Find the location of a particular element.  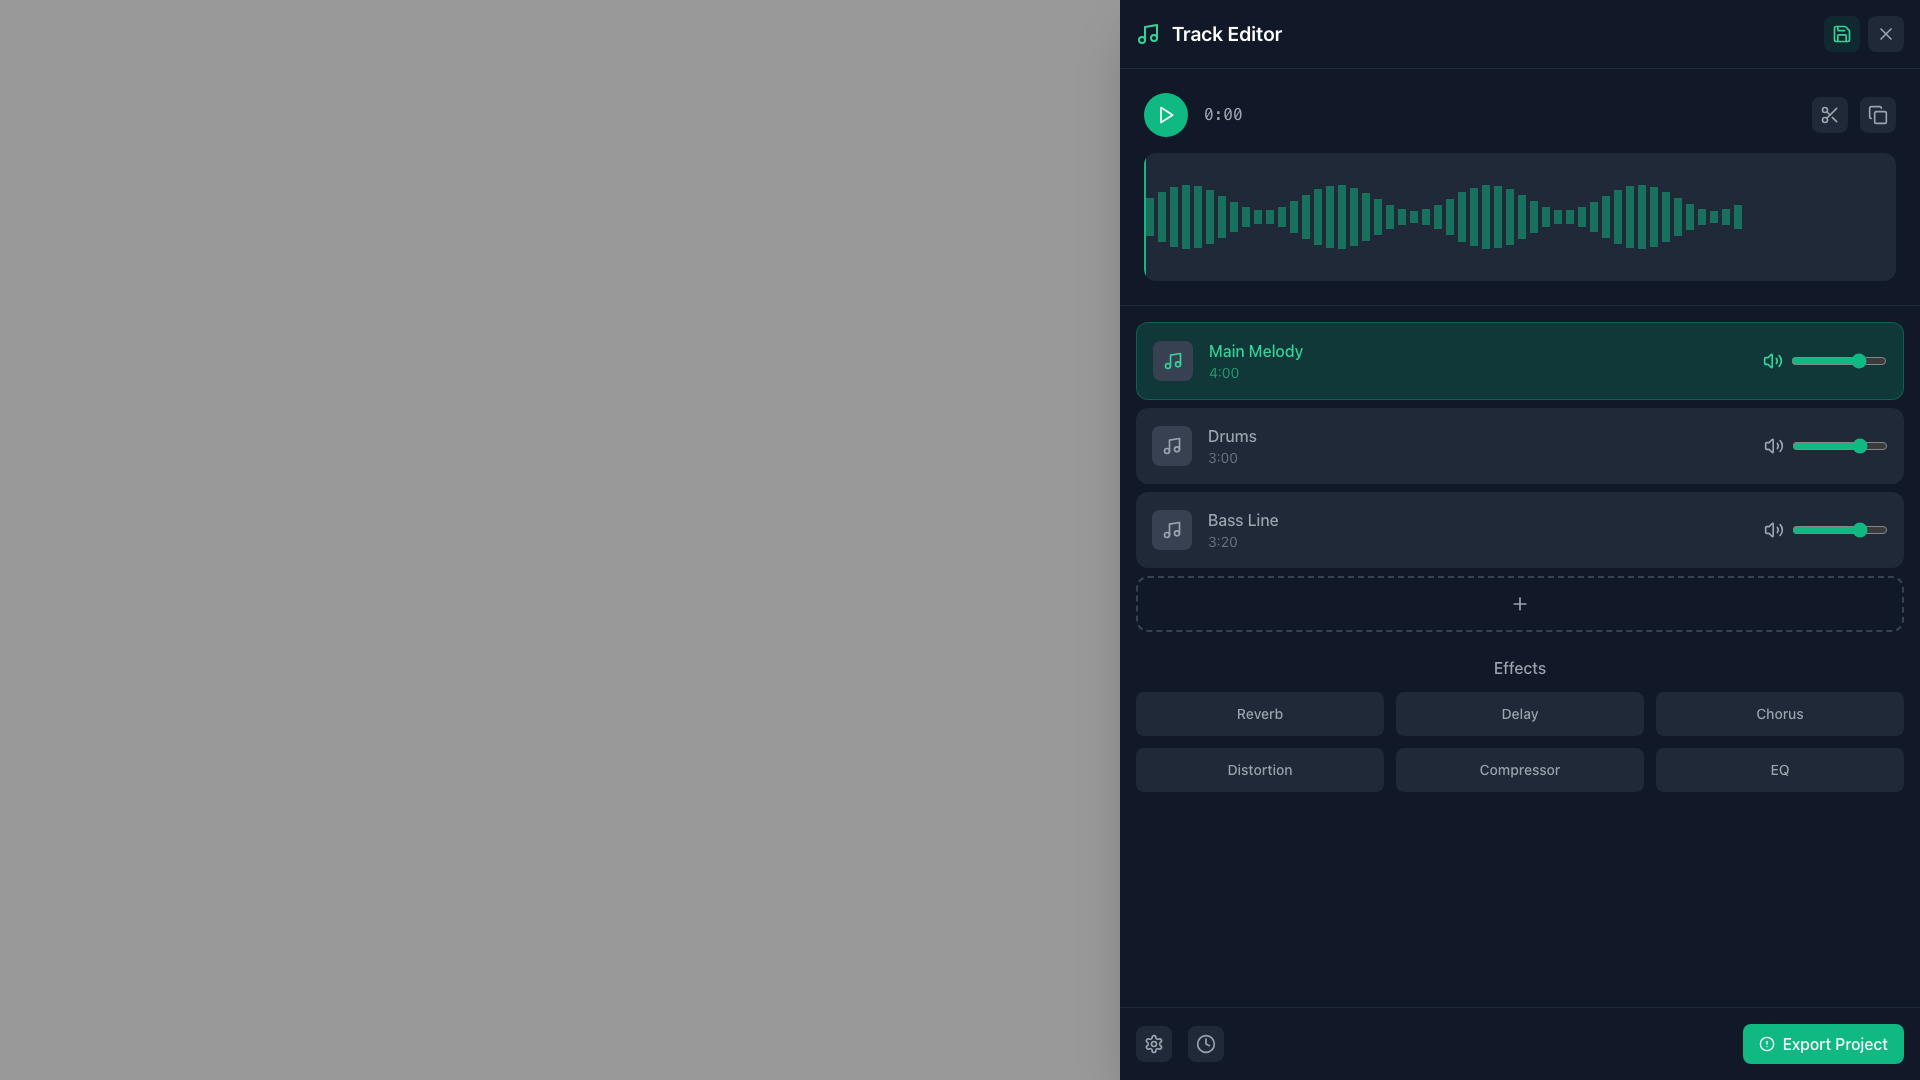

the 'Save' icon, which is centered within a green button located at the top-right corner of the application interface is located at coordinates (1841, 34).